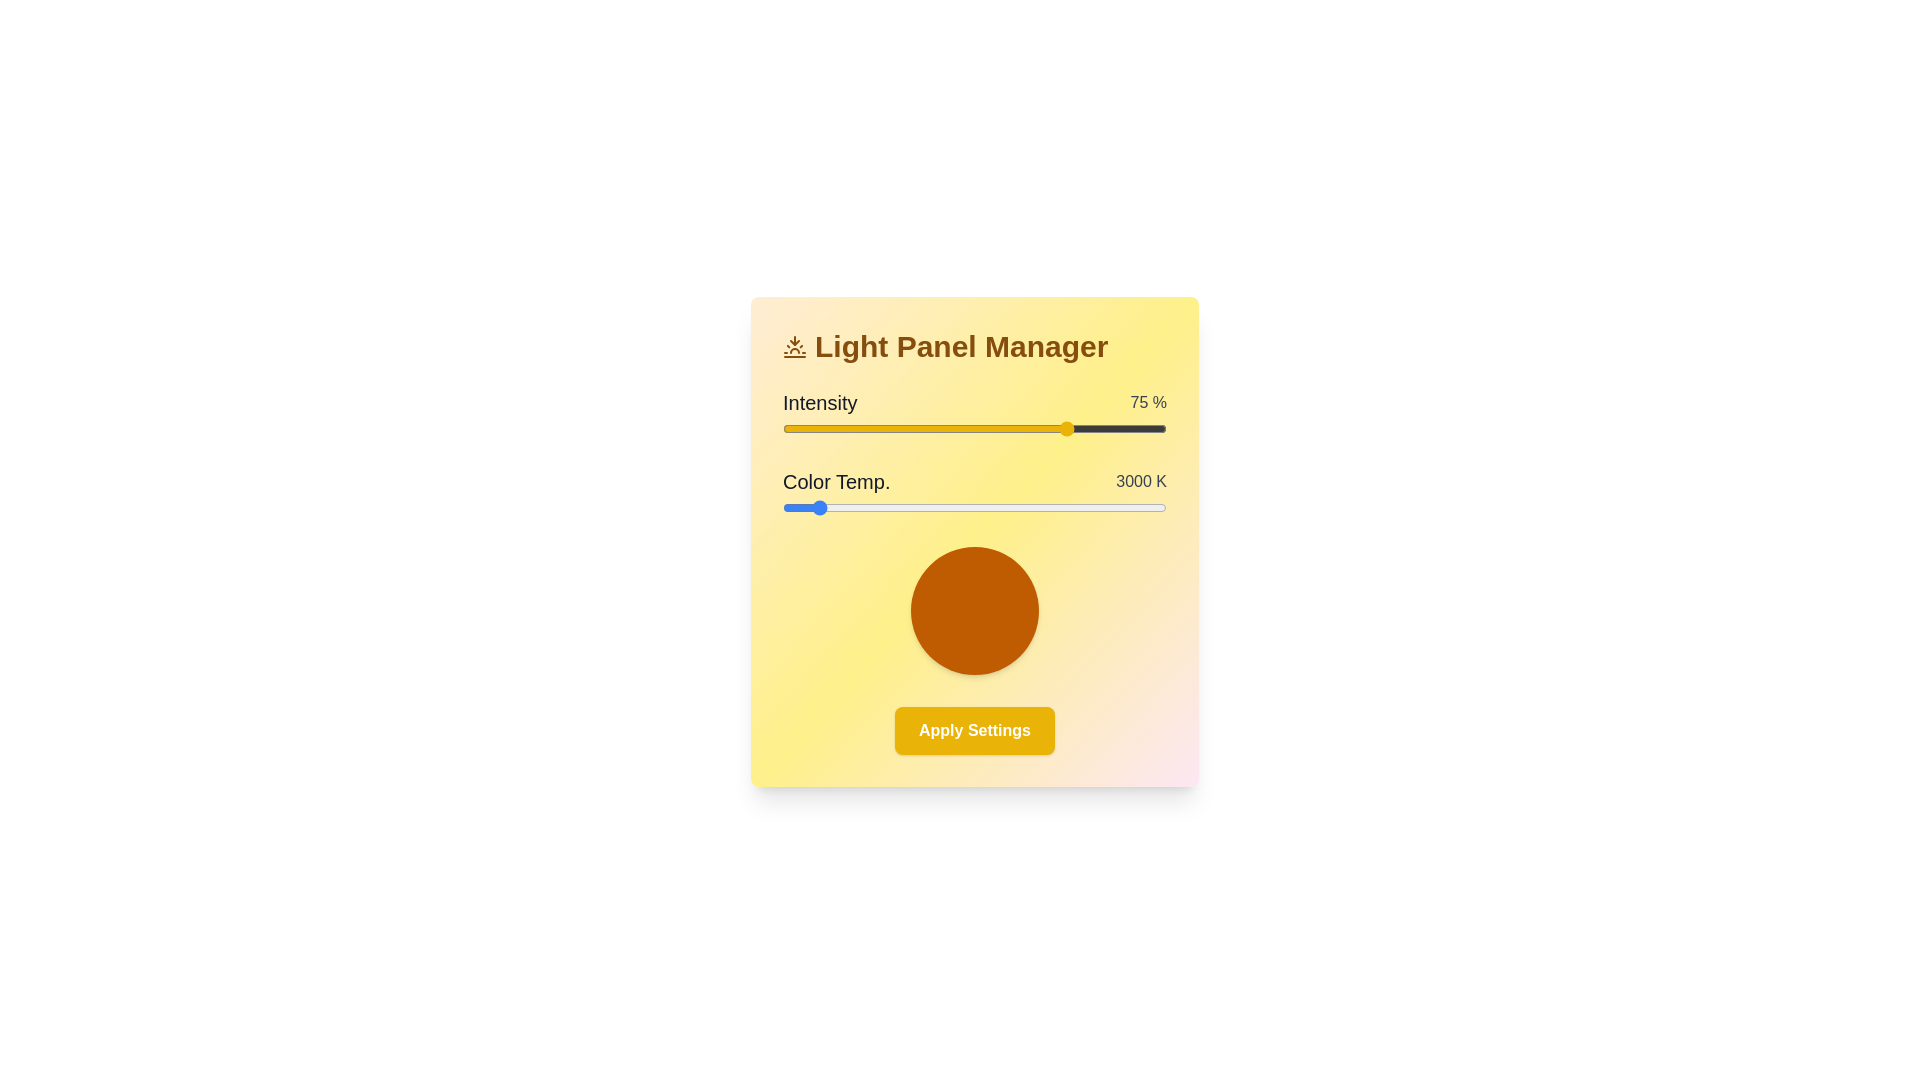 This screenshot has height=1080, width=1920. I want to click on the color temperature slider to 5271 K, so click(1041, 507).